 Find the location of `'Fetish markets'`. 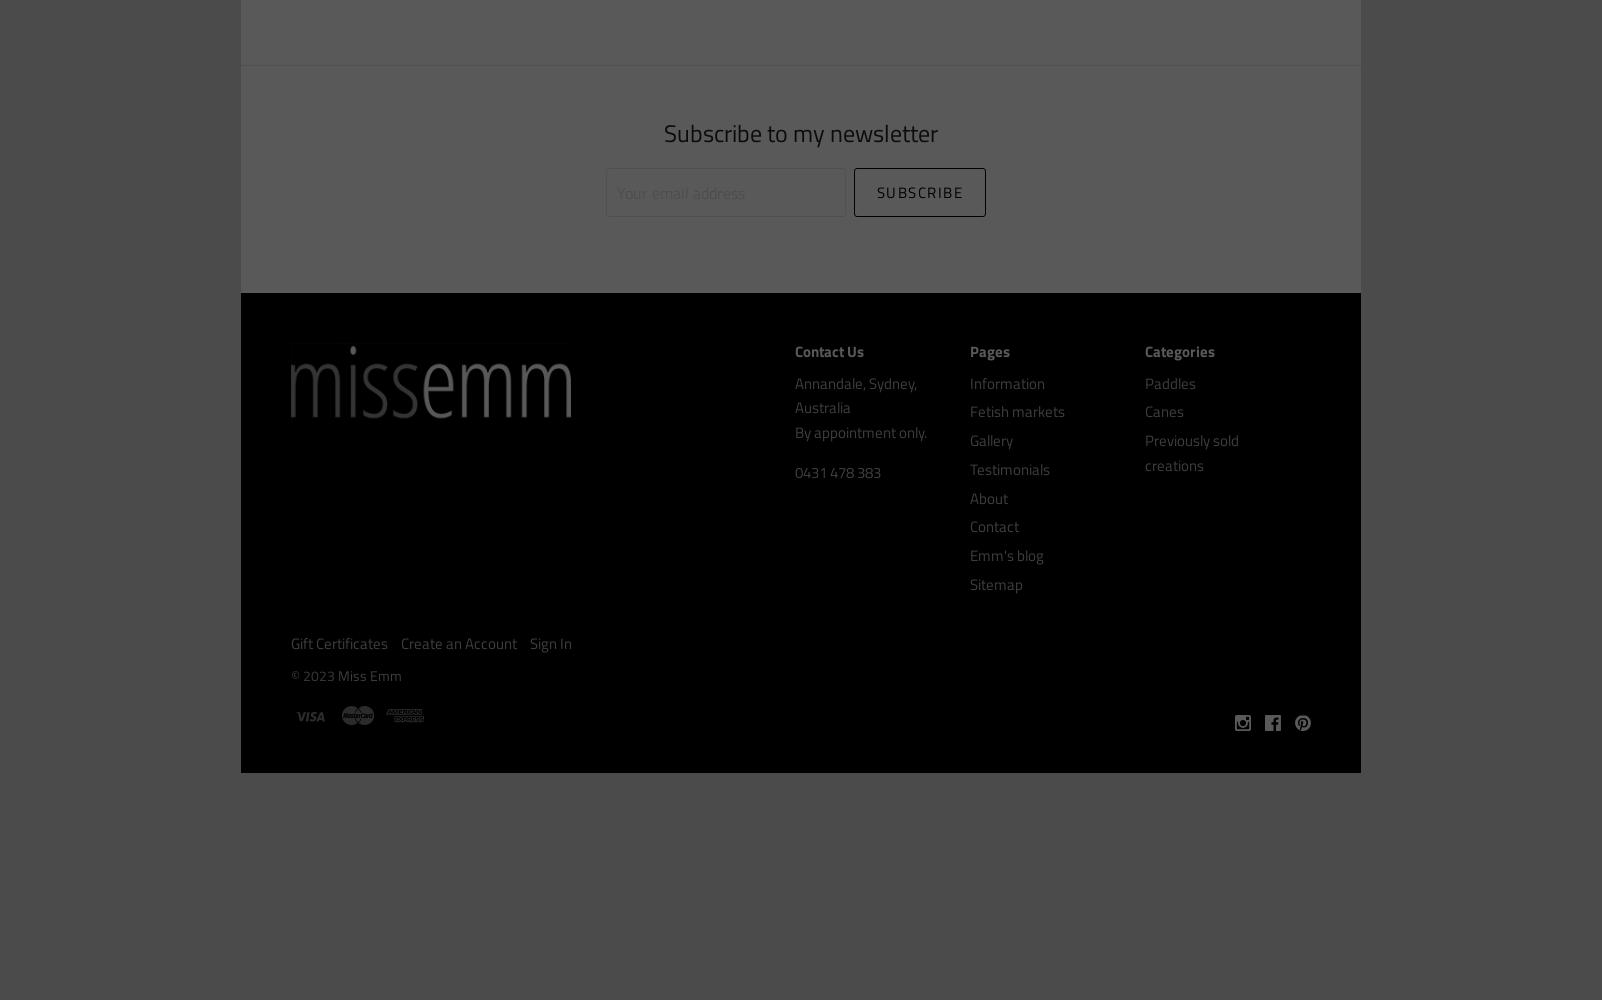

'Fetish markets' is located at coordinates (1017, 411).